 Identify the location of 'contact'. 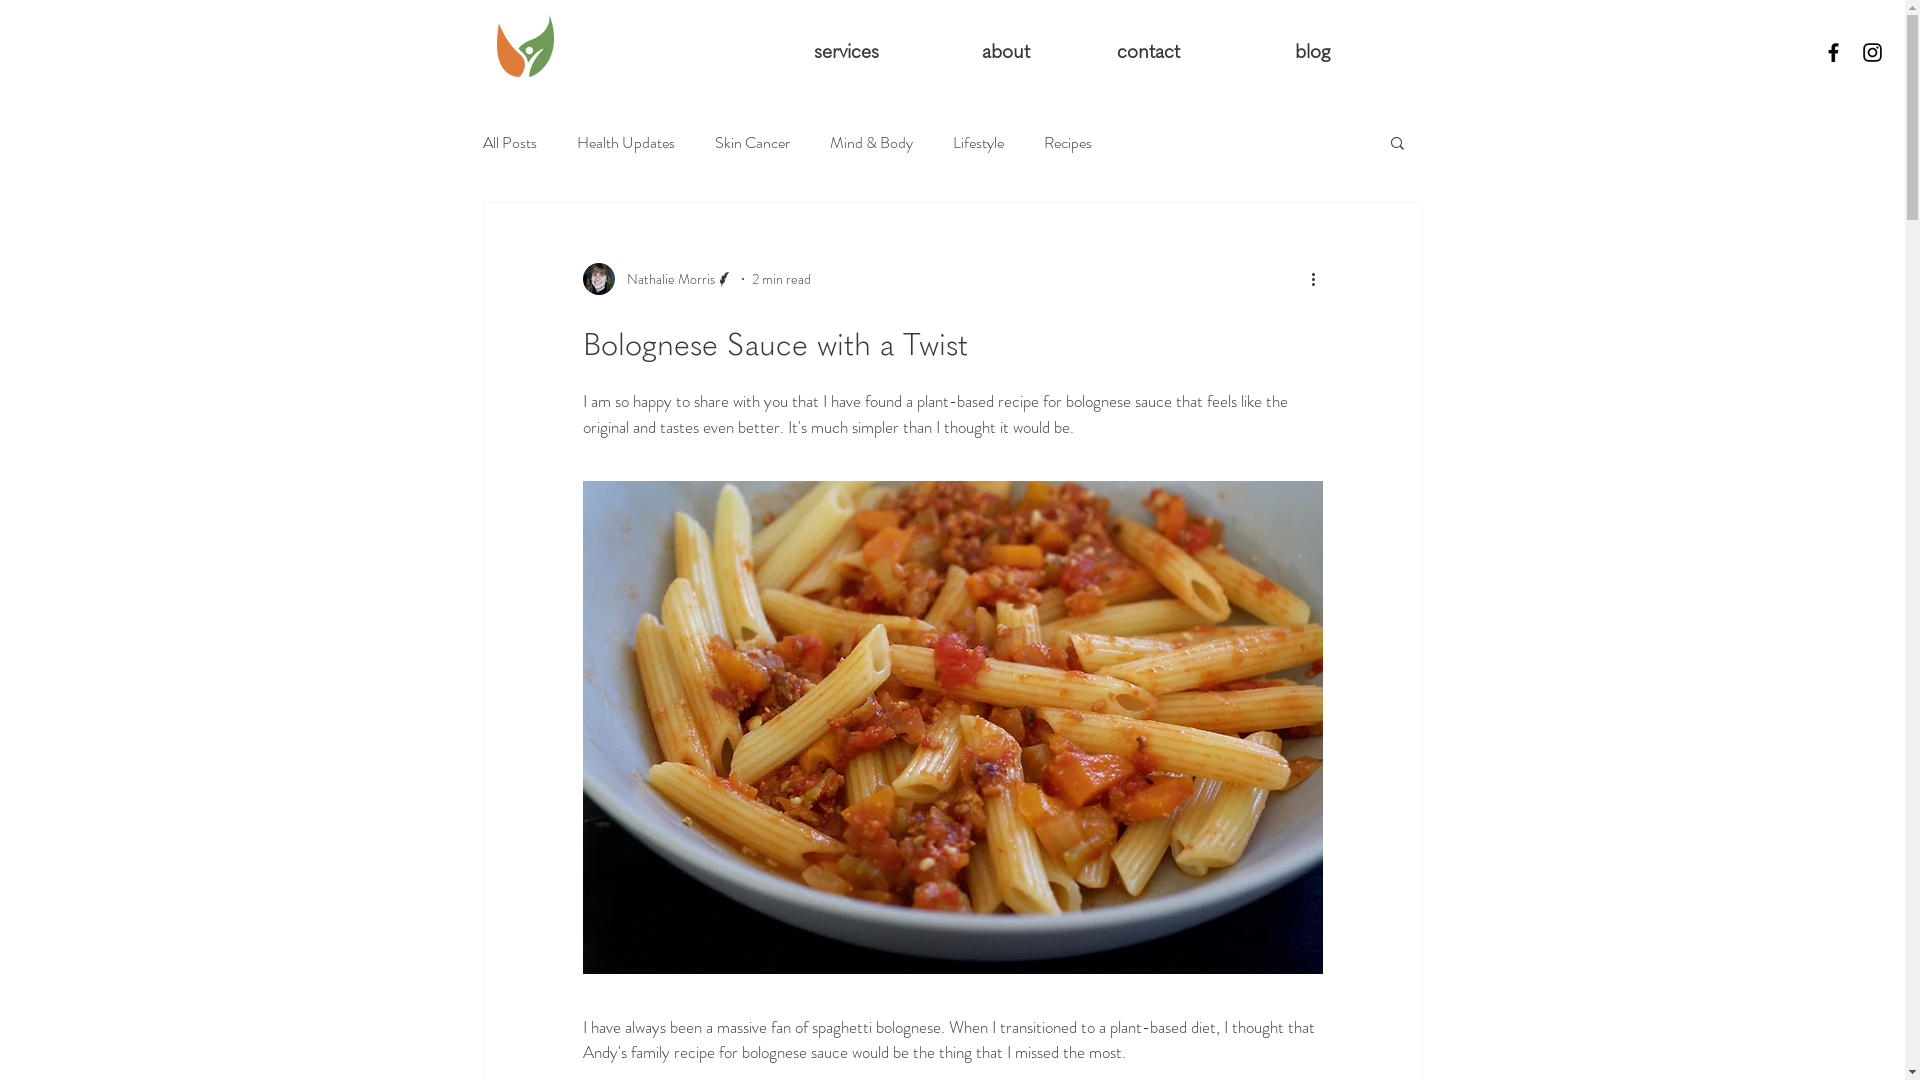
(1042, 49).